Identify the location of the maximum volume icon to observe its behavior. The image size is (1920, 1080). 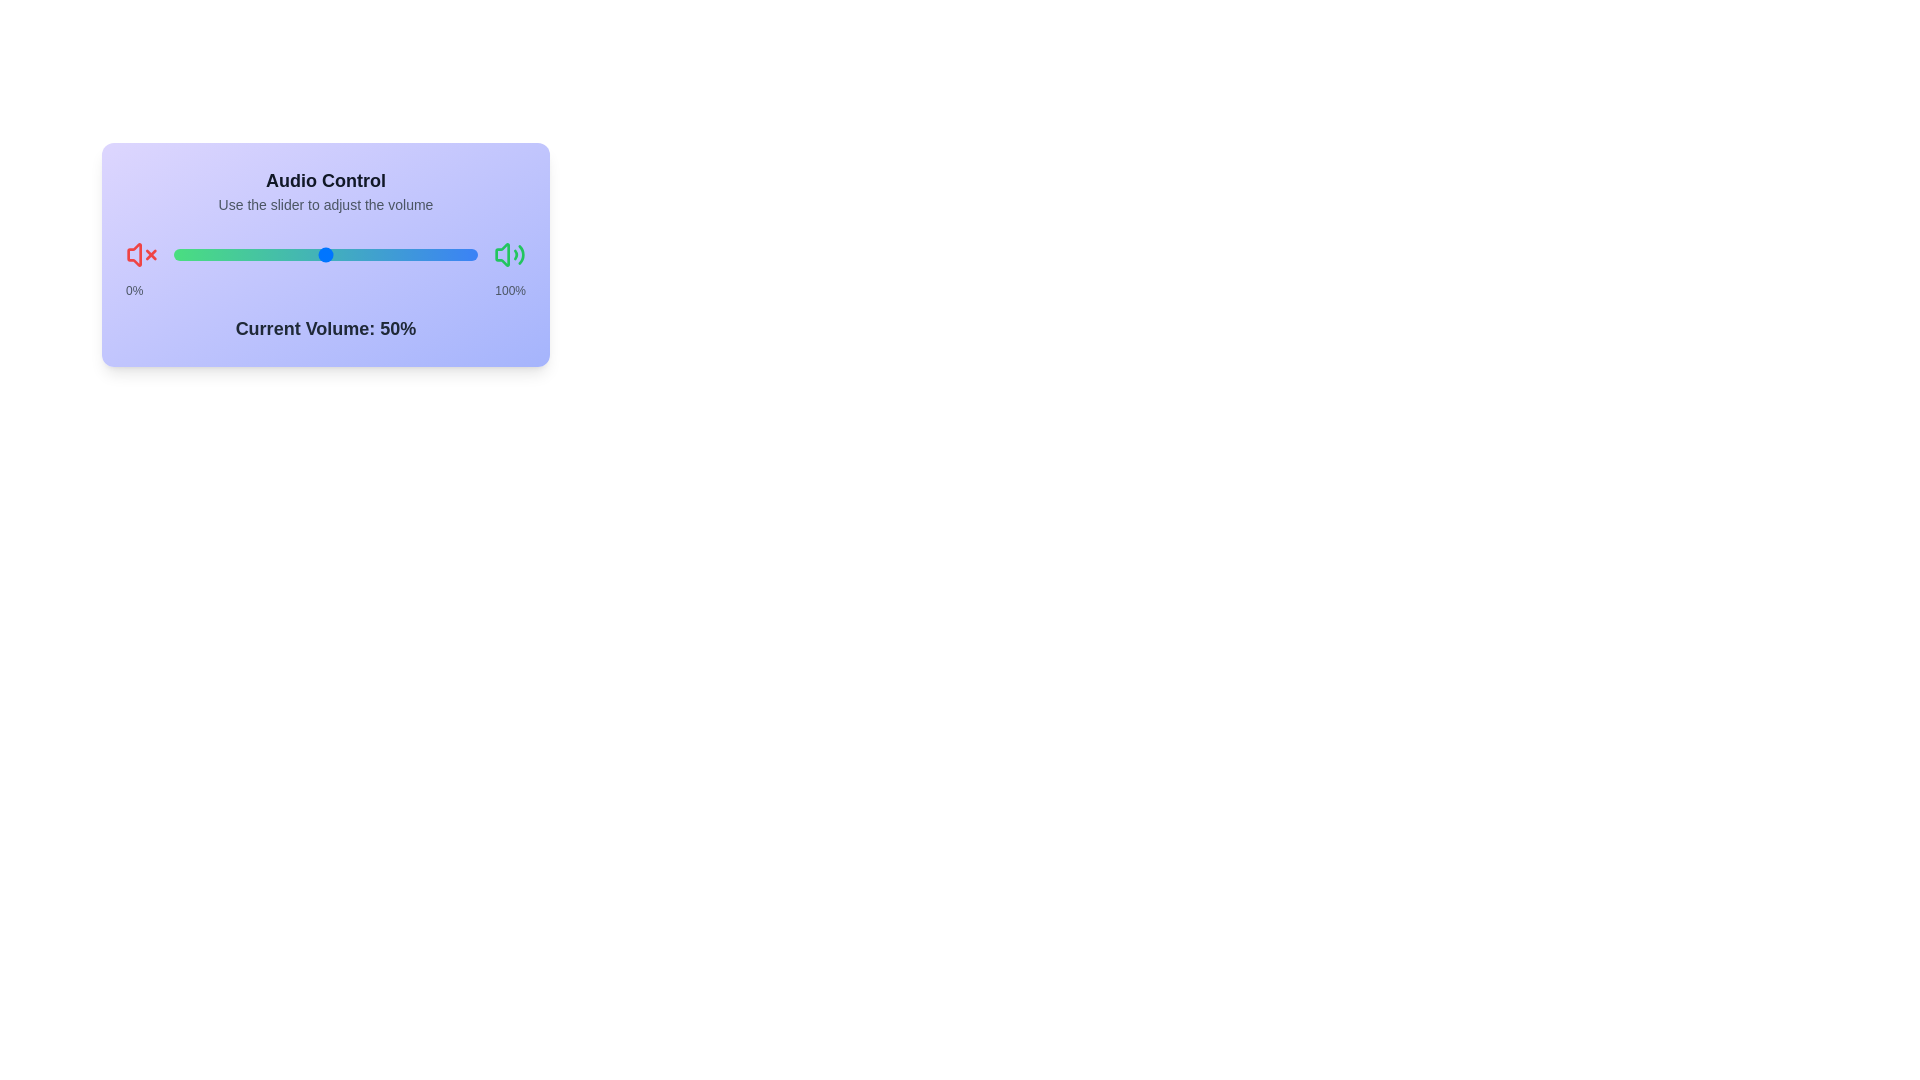
(509, 253).